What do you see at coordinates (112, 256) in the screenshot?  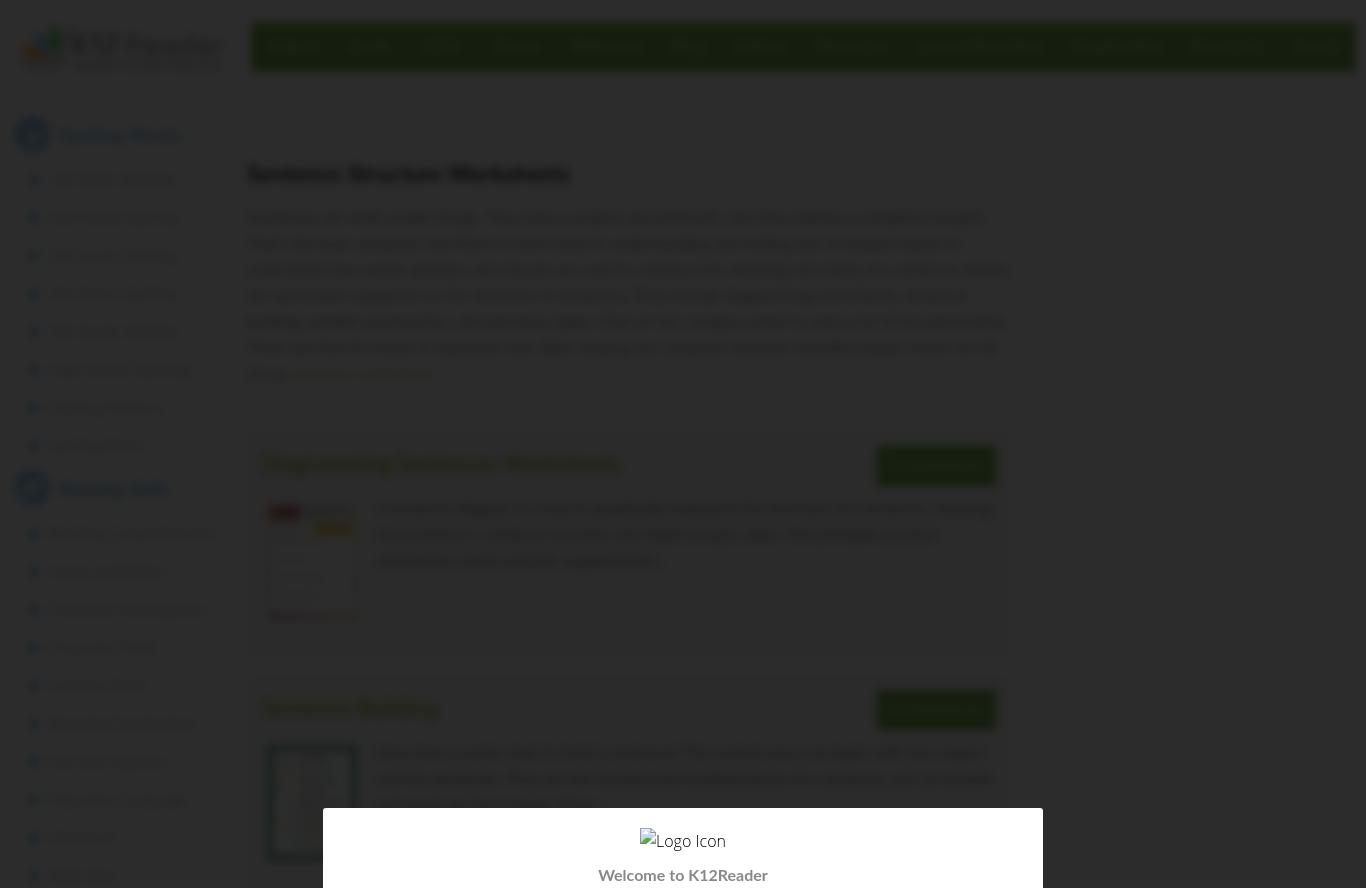 I see `'3rd Grade Spelling'` at bounding box center [112, 256].